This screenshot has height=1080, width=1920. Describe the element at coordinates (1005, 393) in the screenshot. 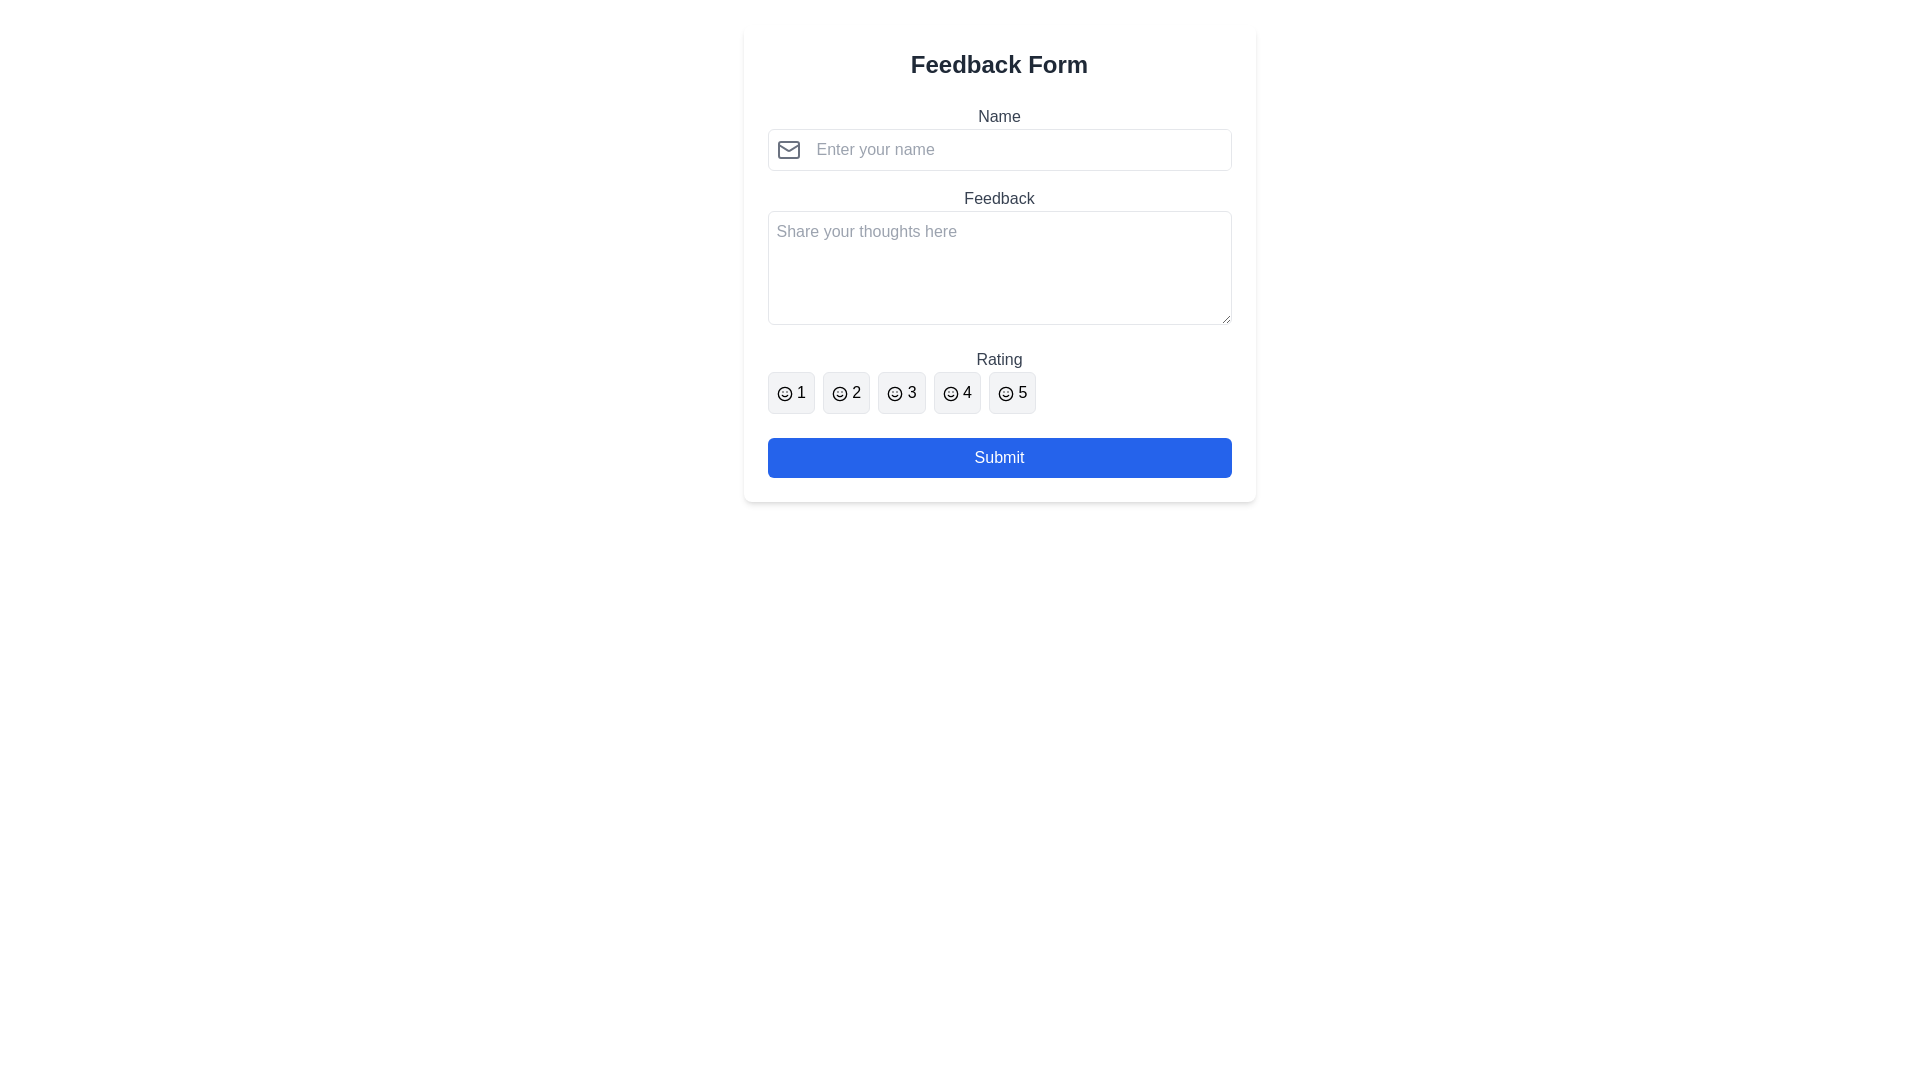

I see `the fifth rating icon in the rating system` at that location.